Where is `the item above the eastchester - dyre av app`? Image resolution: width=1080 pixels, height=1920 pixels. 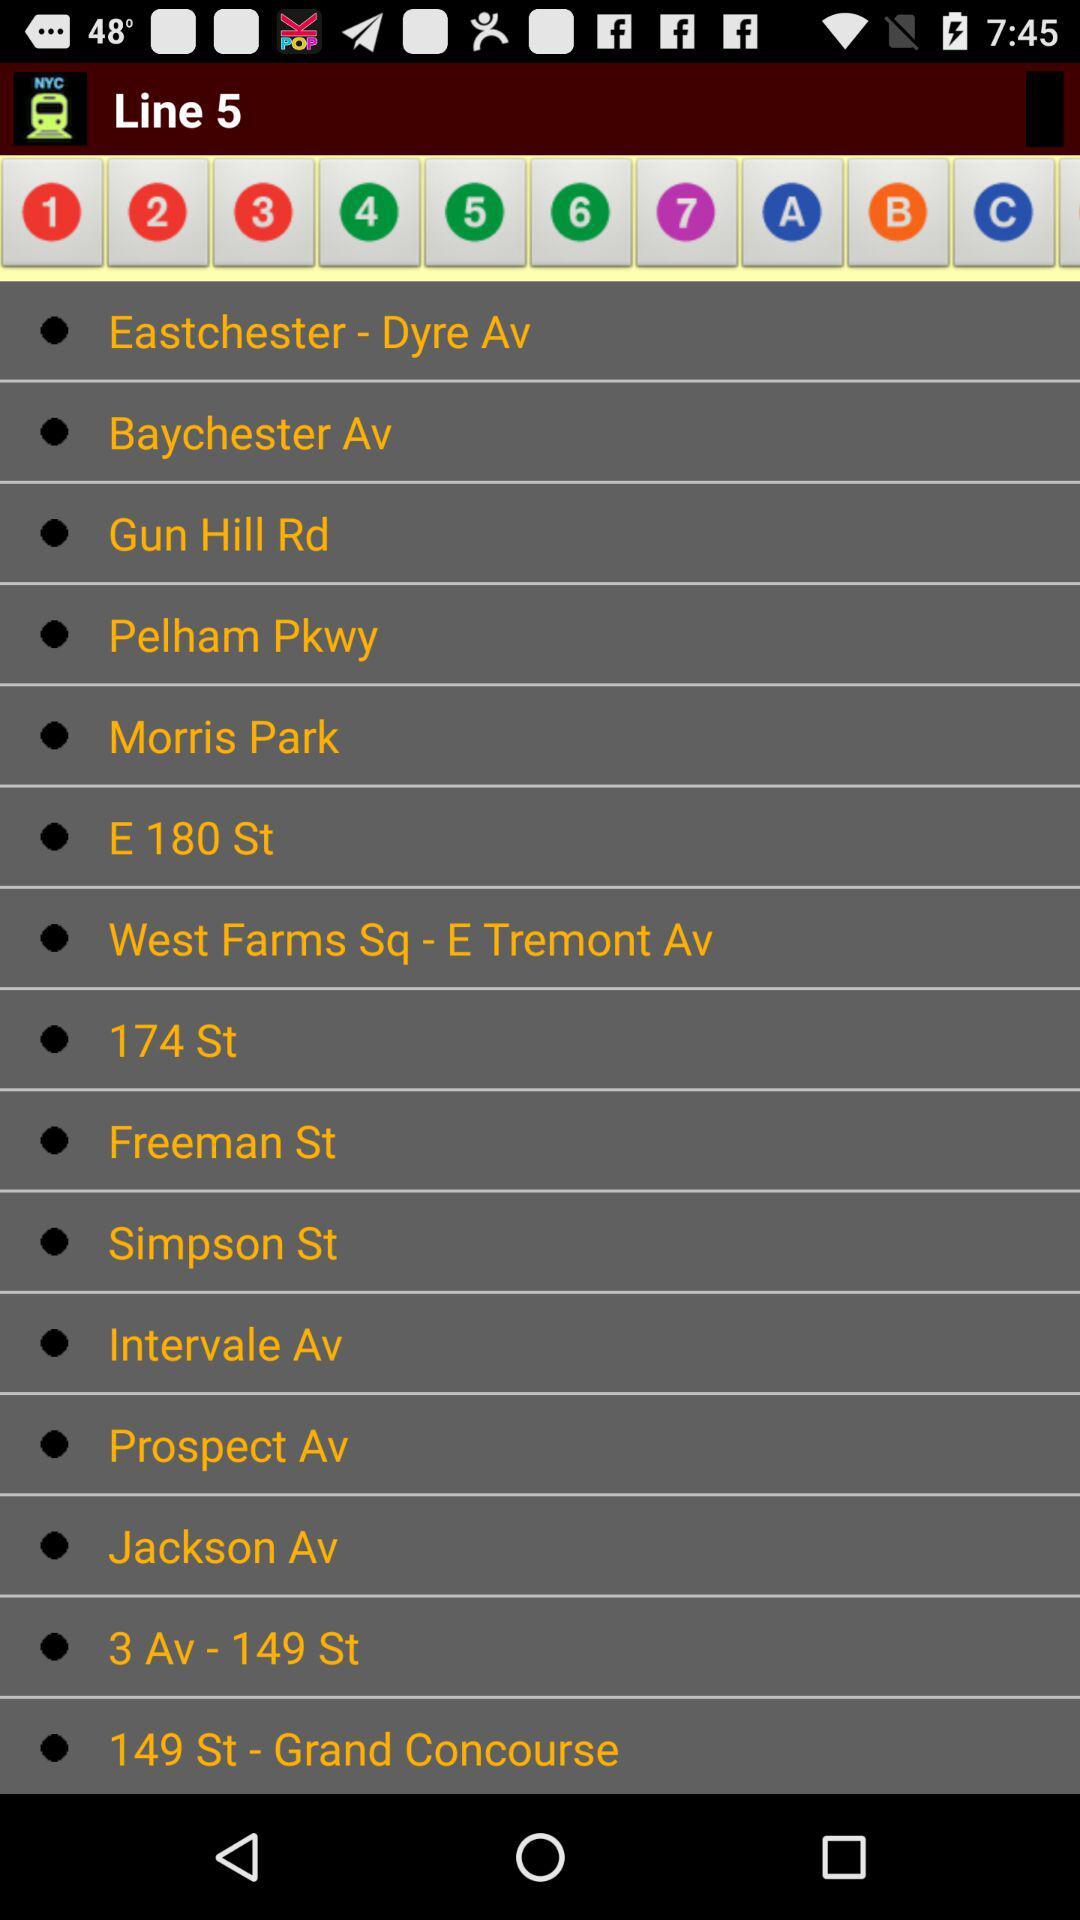
the item above the eastchester - dyre av app is located at coordinates (792, 218).